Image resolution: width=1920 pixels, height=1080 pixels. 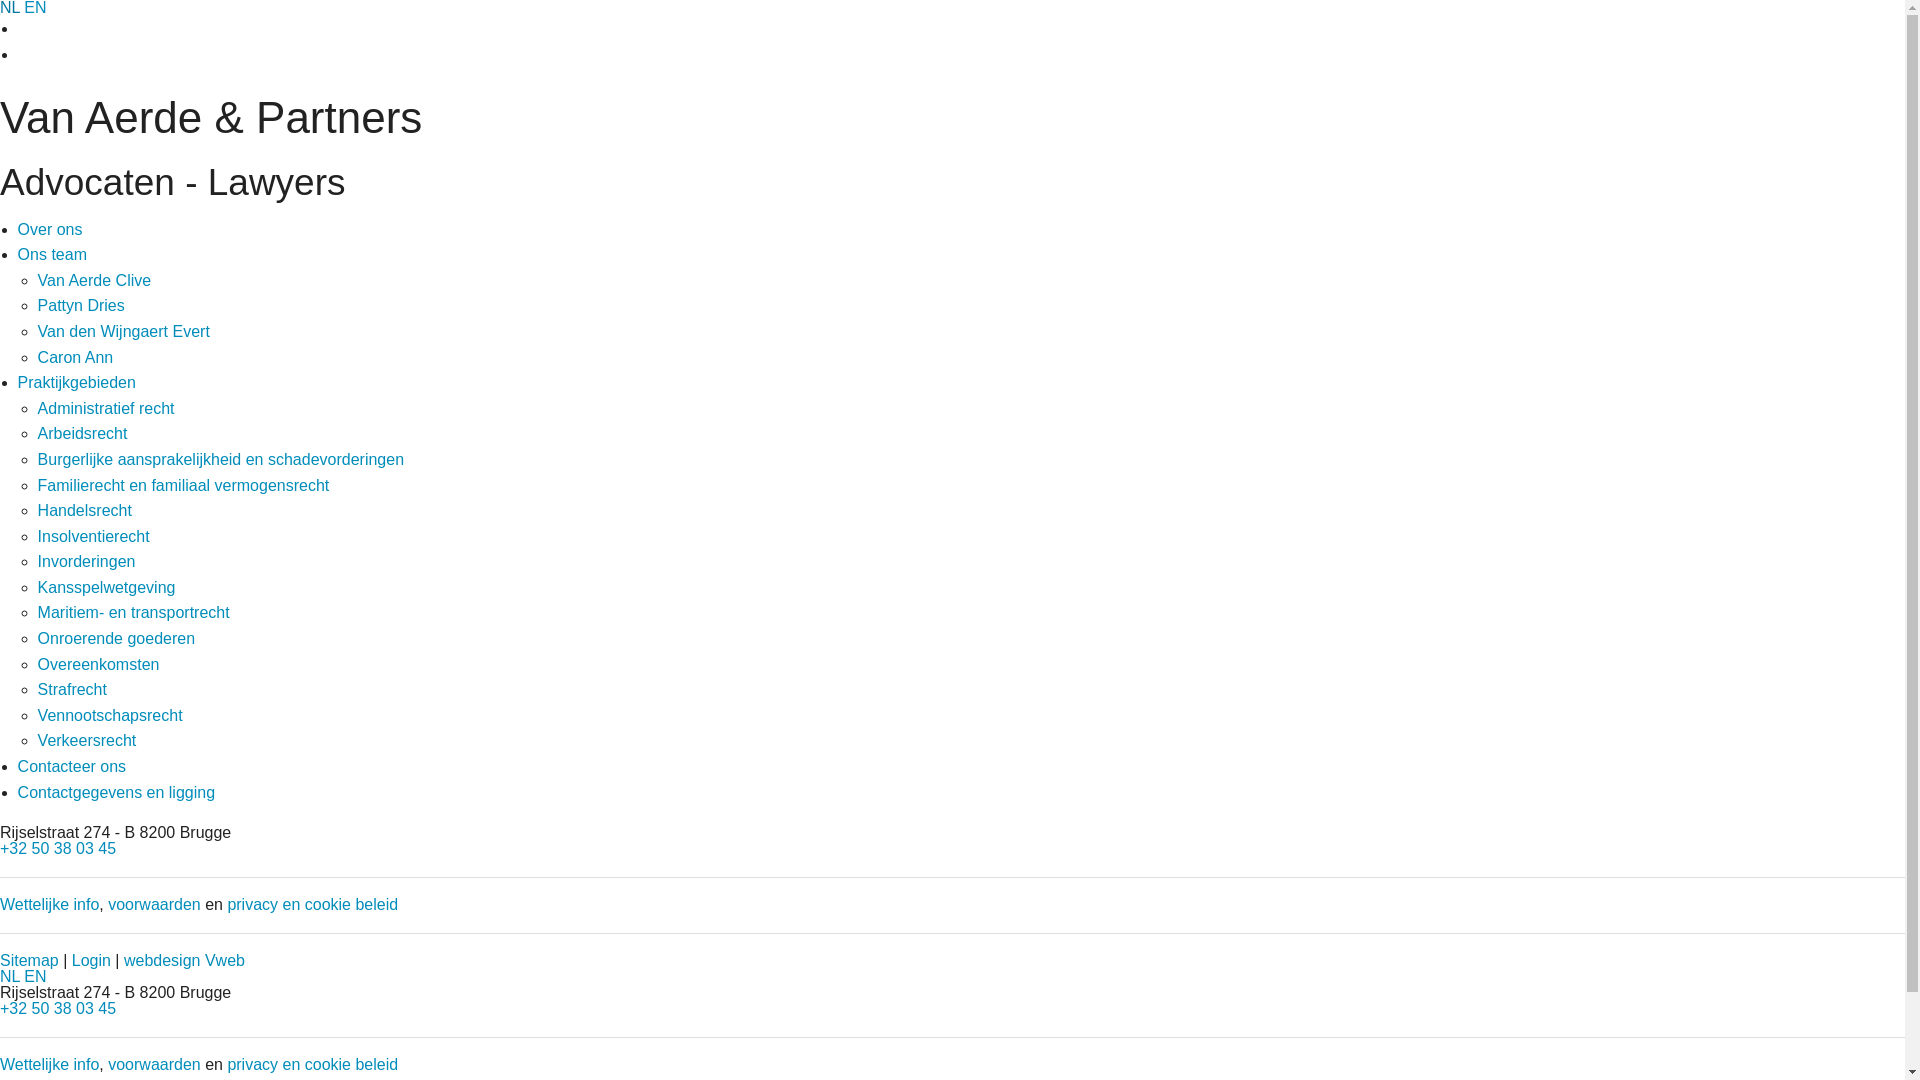 I want to click on 'Contacteer ons', so click(x=18, y=765).